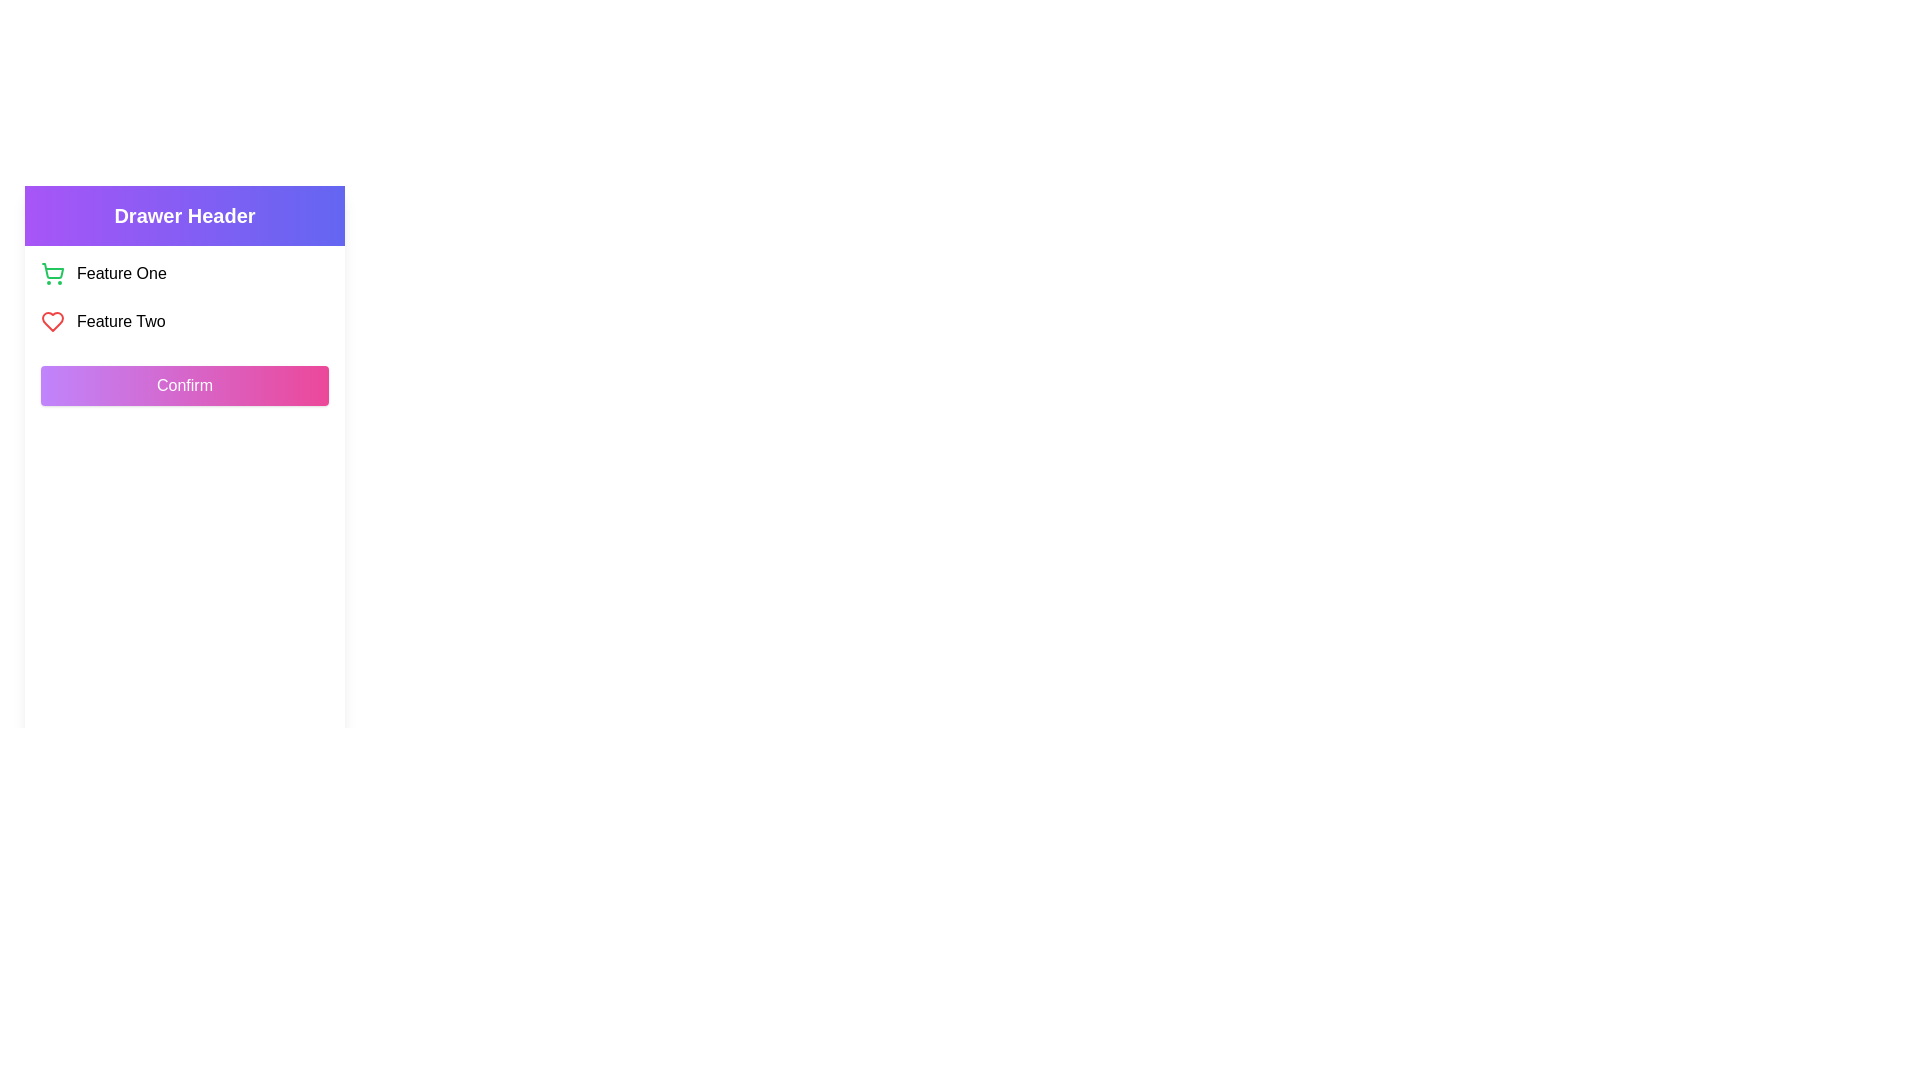  Describe the element at coordinates (52, 273) in the screenshot. I see `the shopping cart icon outlined in green, located to the left of the text 'Feature One' in the header section of the vertical list under 'Drawer Header'` at that location.